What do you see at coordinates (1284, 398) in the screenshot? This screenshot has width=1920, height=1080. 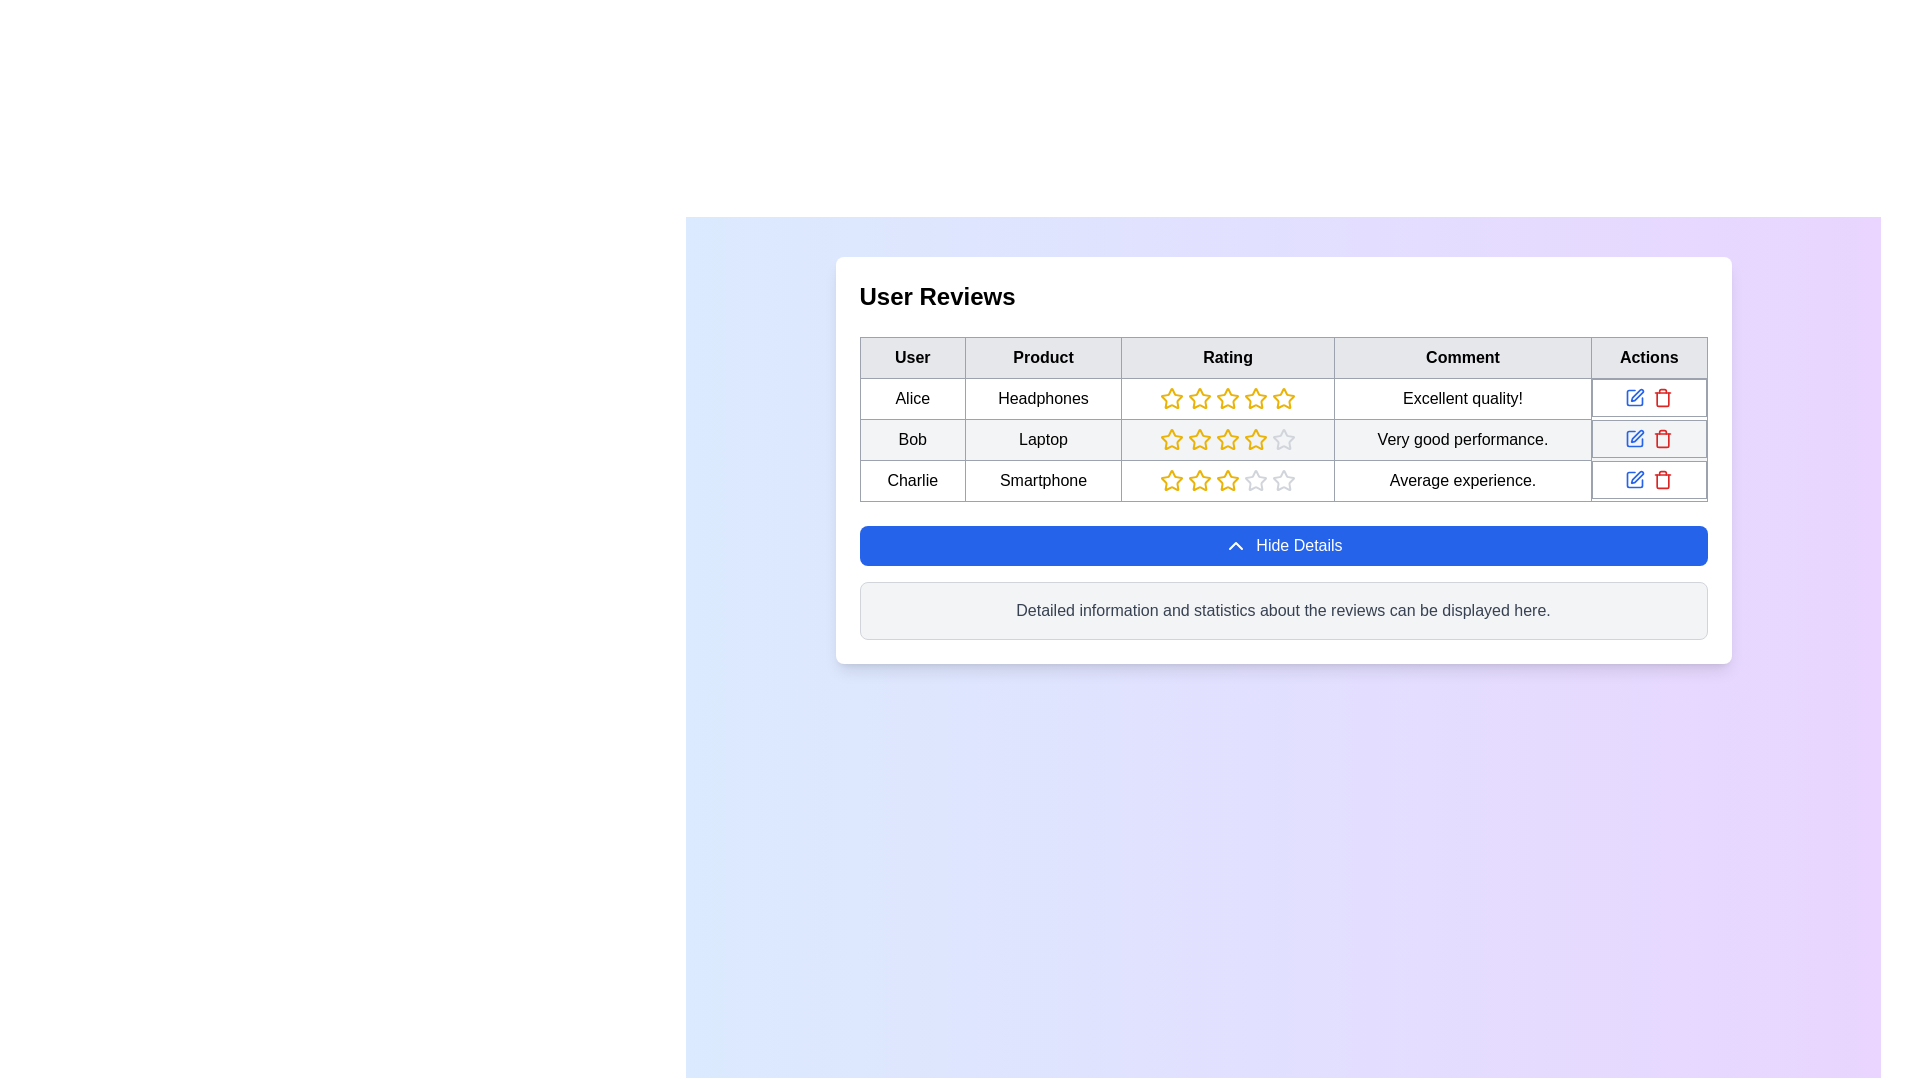 I see `the third star icon in the rating bar for the product 'Headphones' associated with Alice` at bounding box center [1284, 398].